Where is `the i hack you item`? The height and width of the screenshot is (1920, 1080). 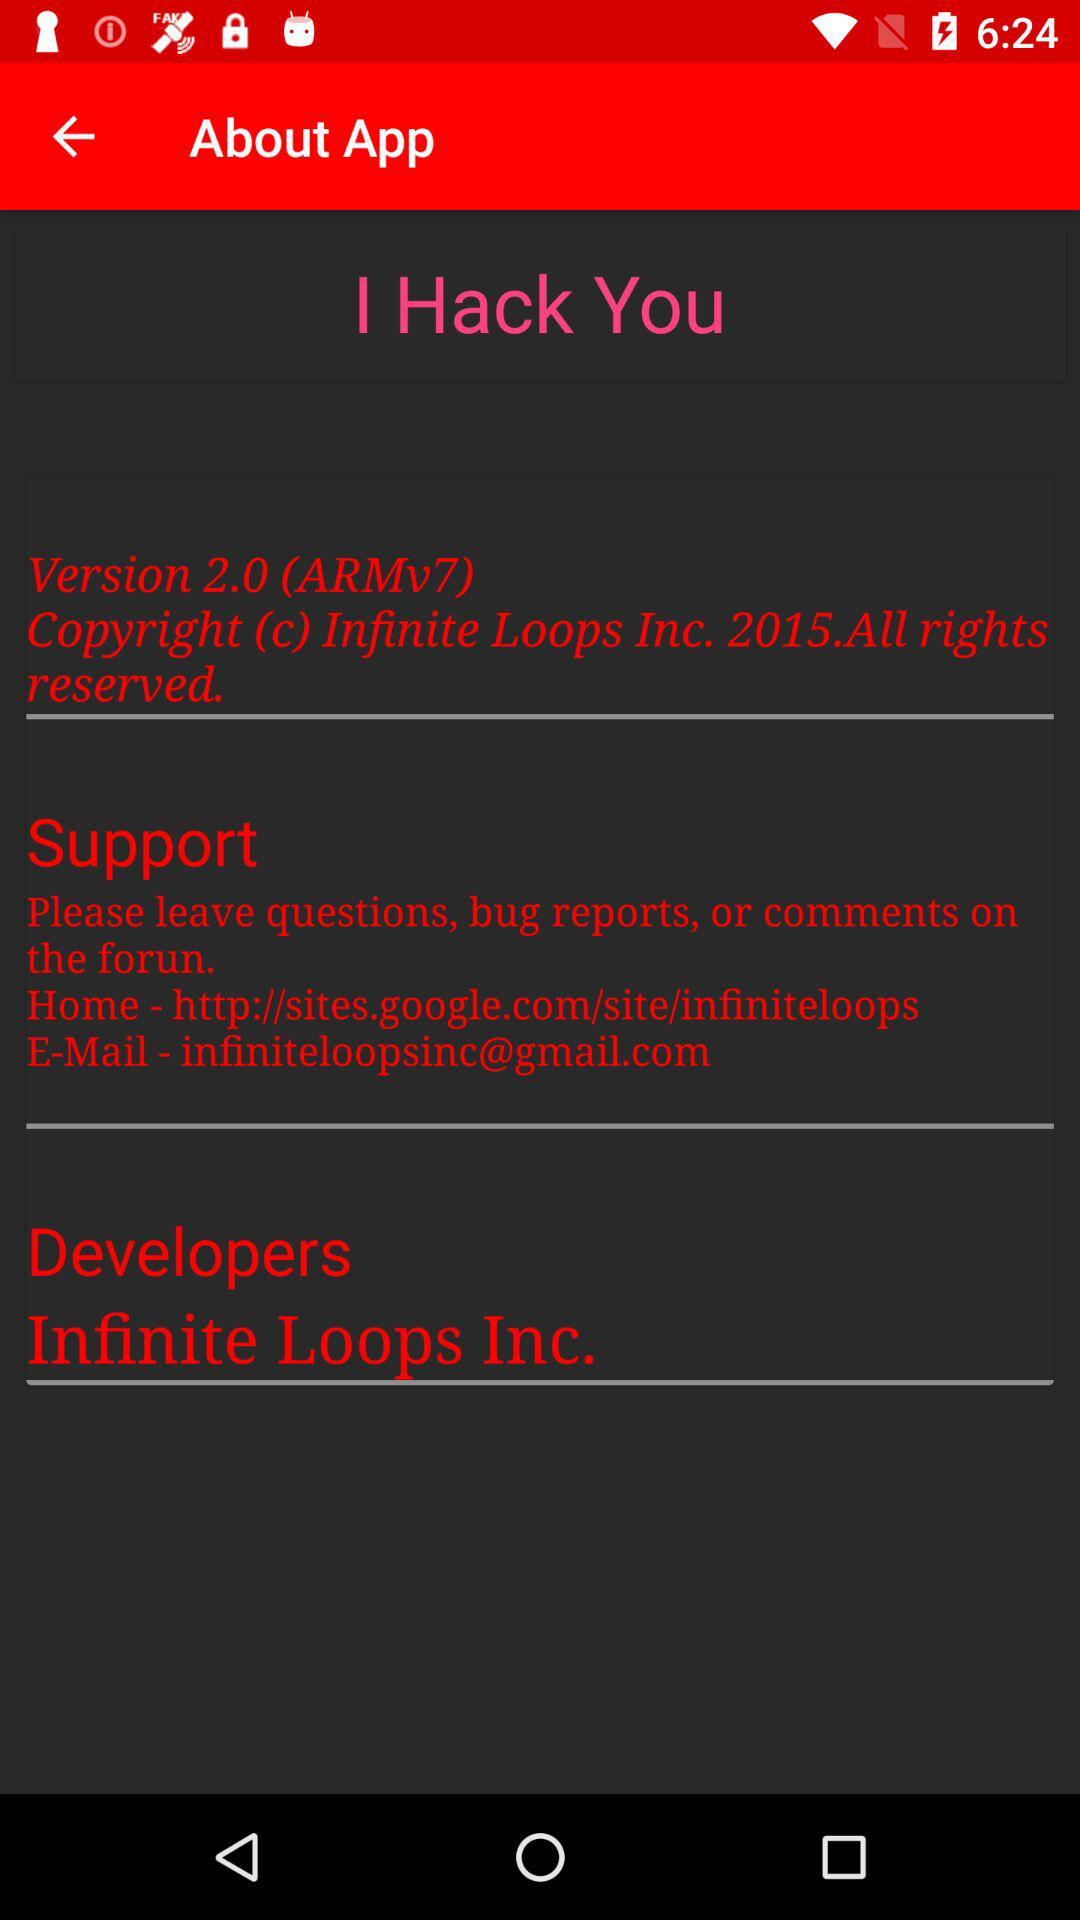 the i hack you item is located at coordinates (538, 301).